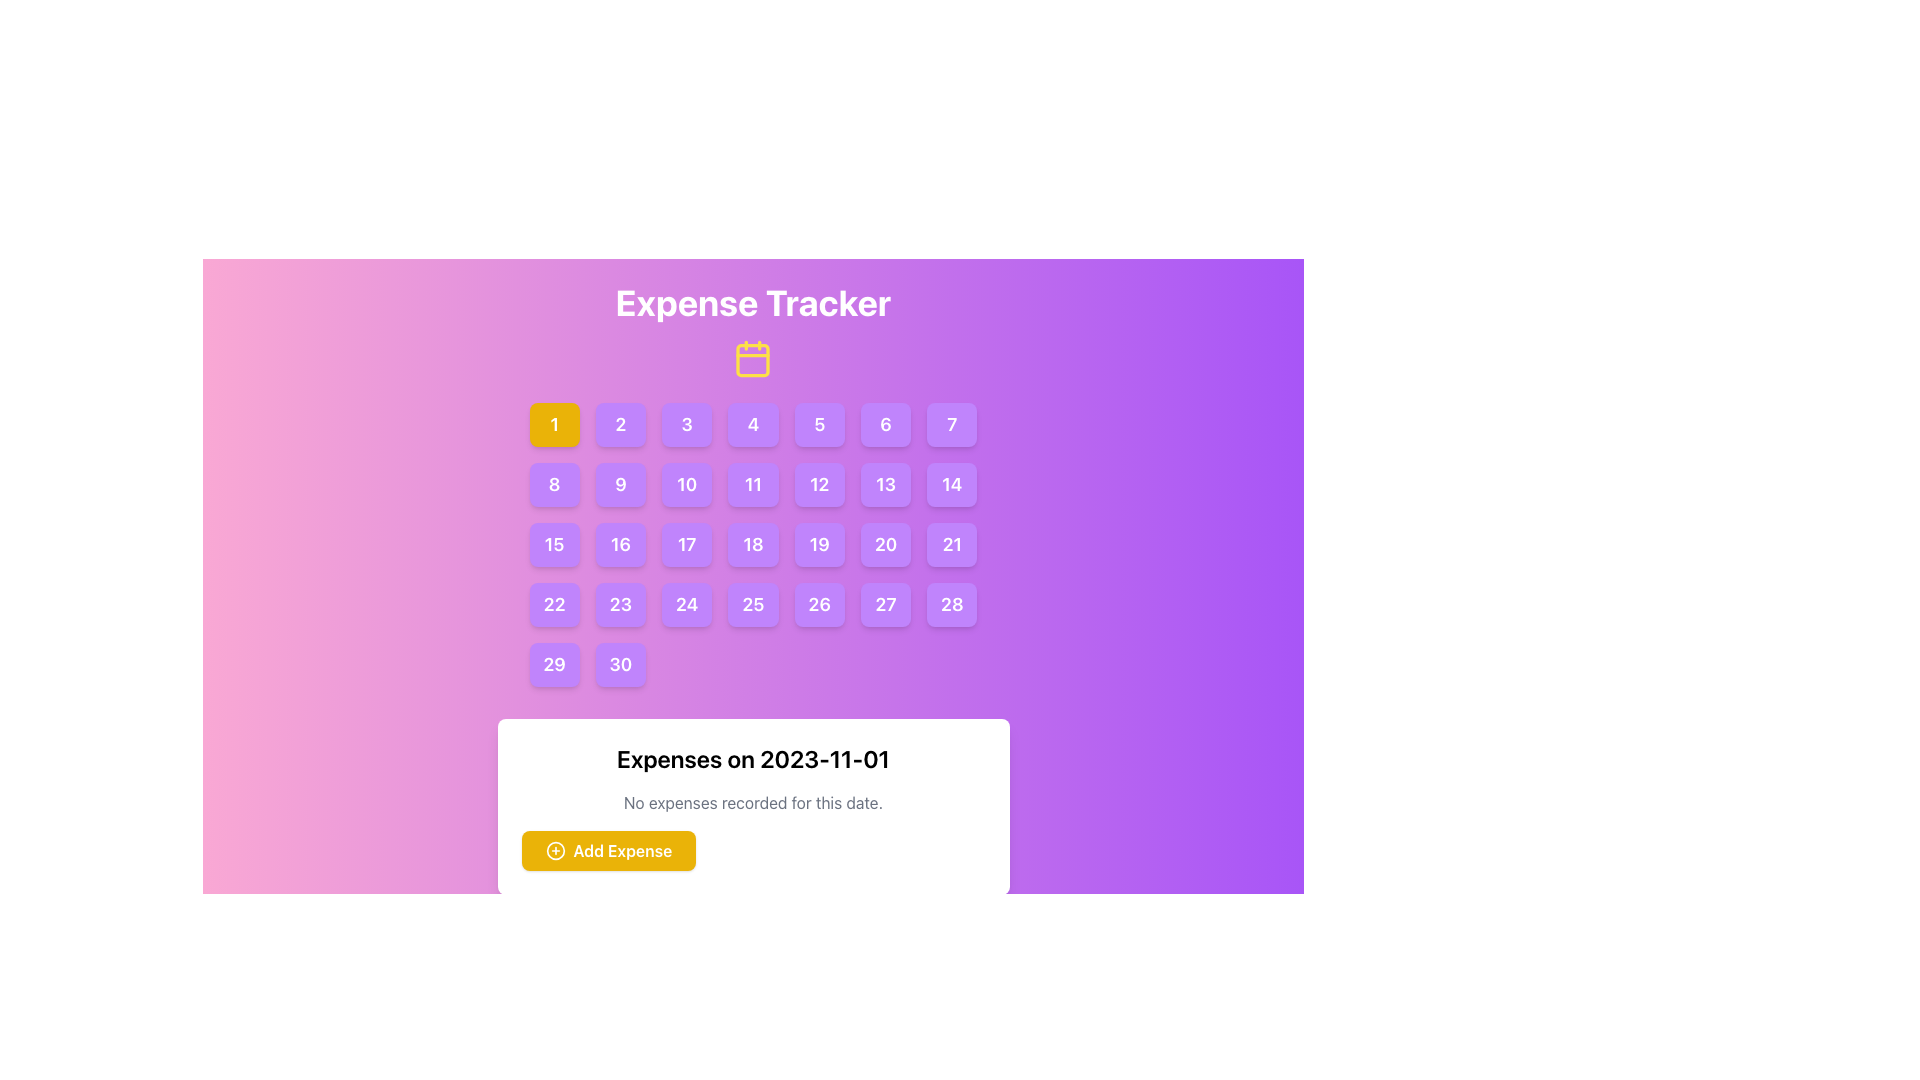 This screenshot has height=1080, width=1920. What do you see at coordinates (951, 423) in the screenshot?
I see `the purple rounded-corner button displaying the number '7' to activate the hover effect` at bounding box center [951, 423].